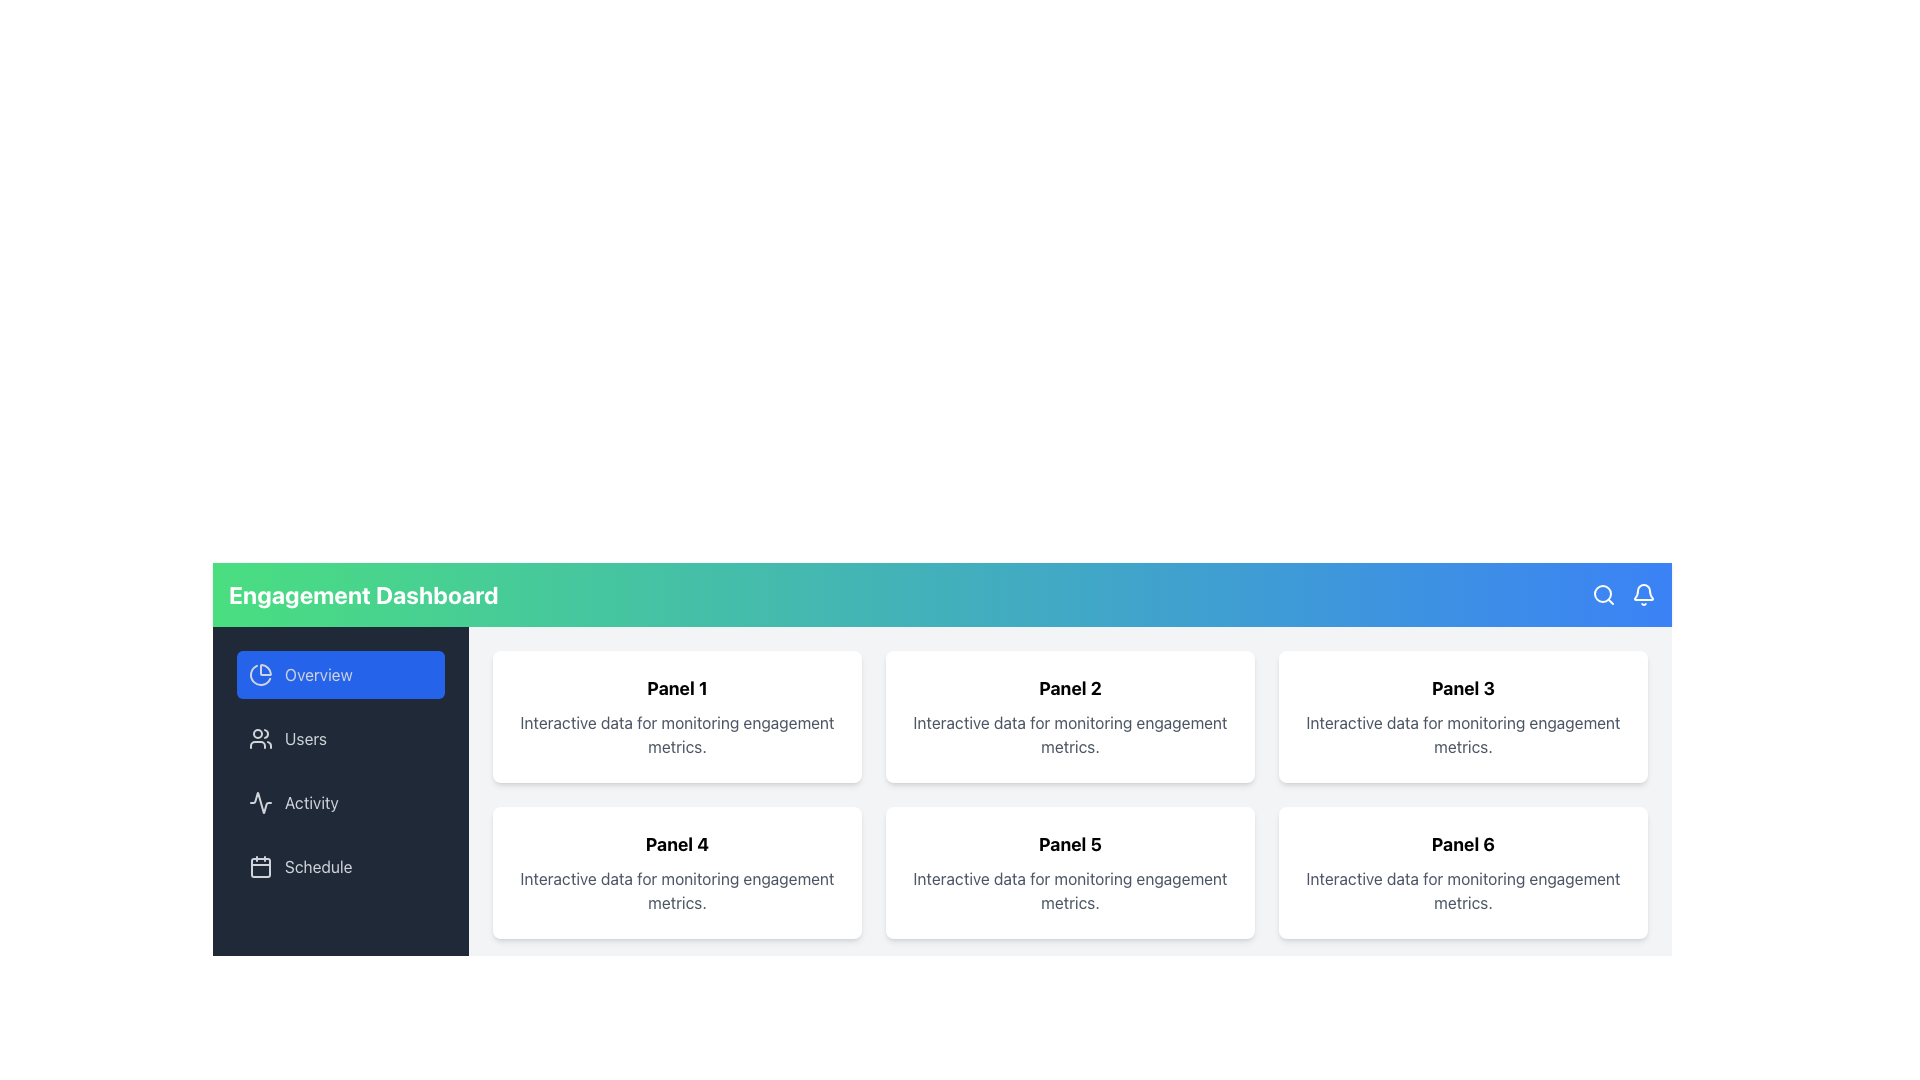 This screenshot has height=1080, width=1920. Describe the element at coordinates (1603, 593) in the screenshot. I see `the Icon button located at the top-right corner of the interface` at that location.